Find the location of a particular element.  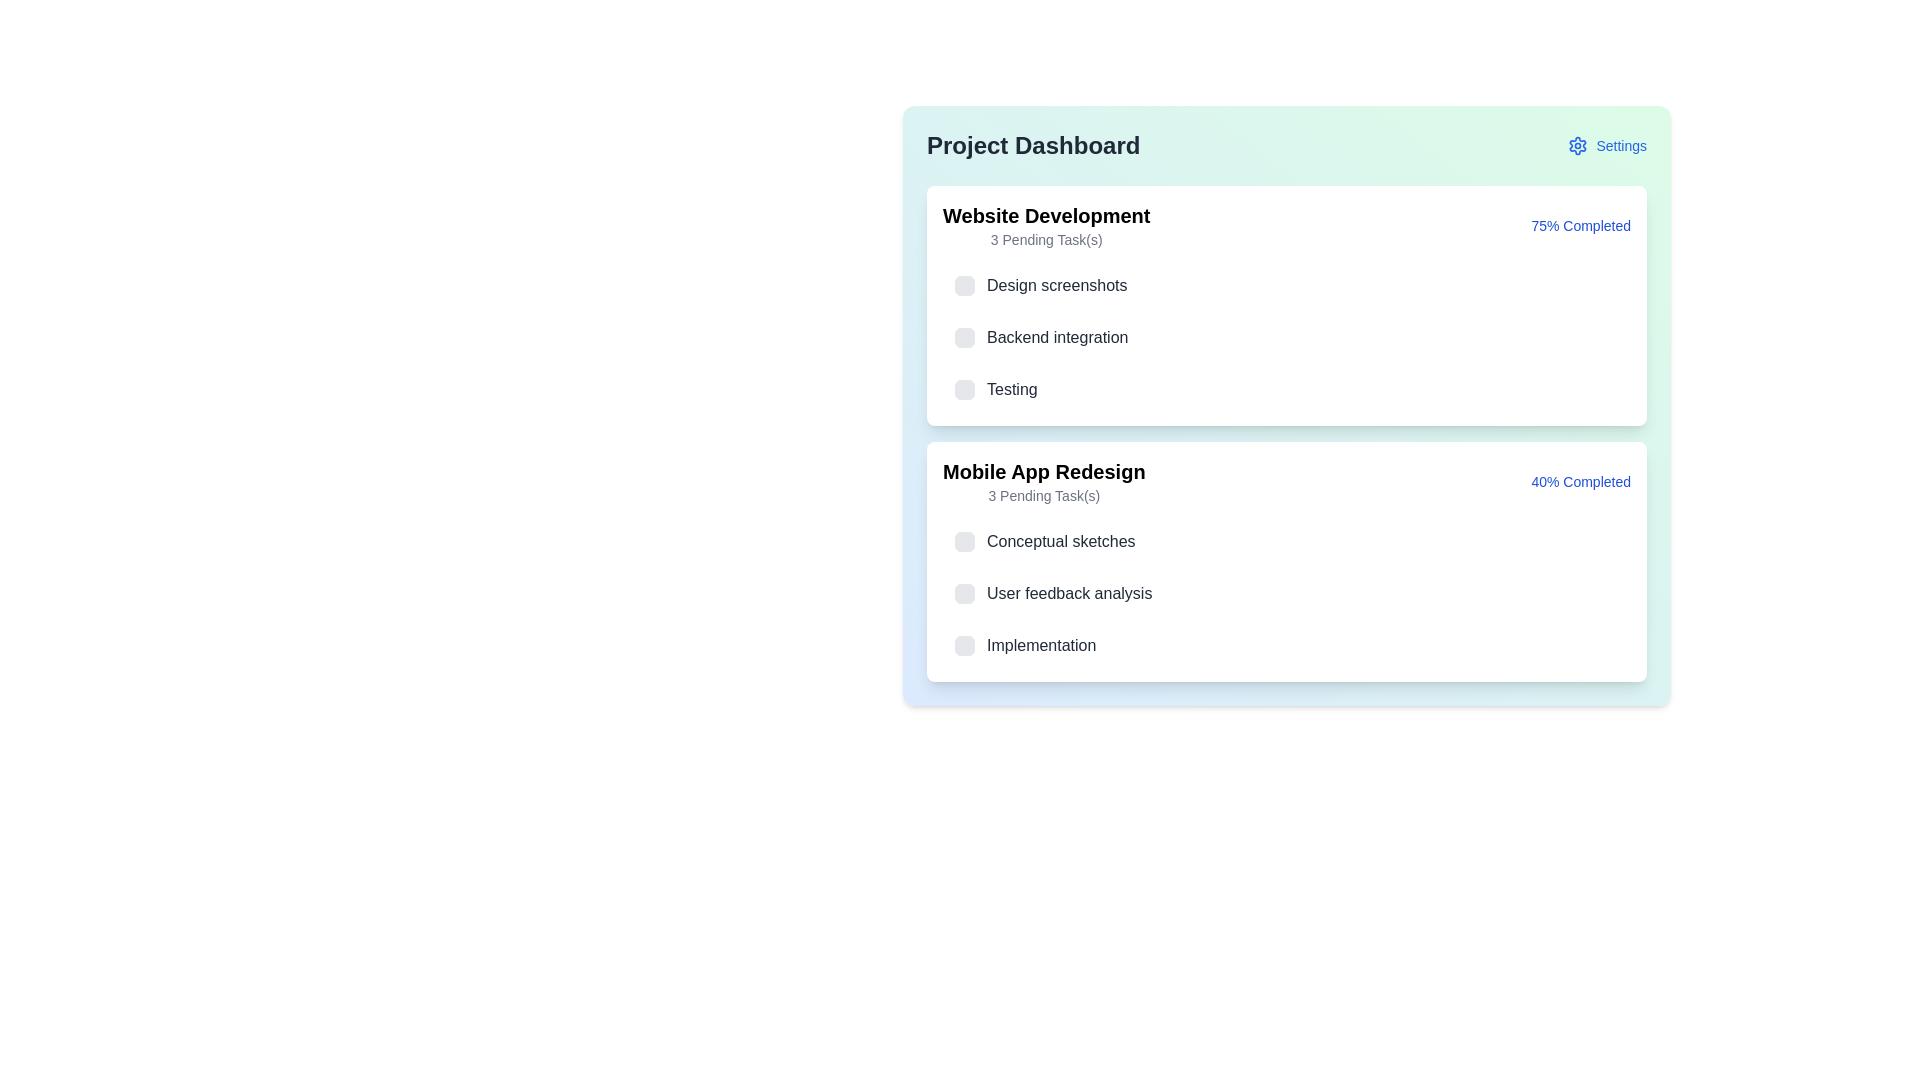

the informational card titled 'Website Development' that contains the subtitle '3 Pending Task(s)' and shows '75% Completed' in the upper-right corner is located at coordinates (1286, 305).